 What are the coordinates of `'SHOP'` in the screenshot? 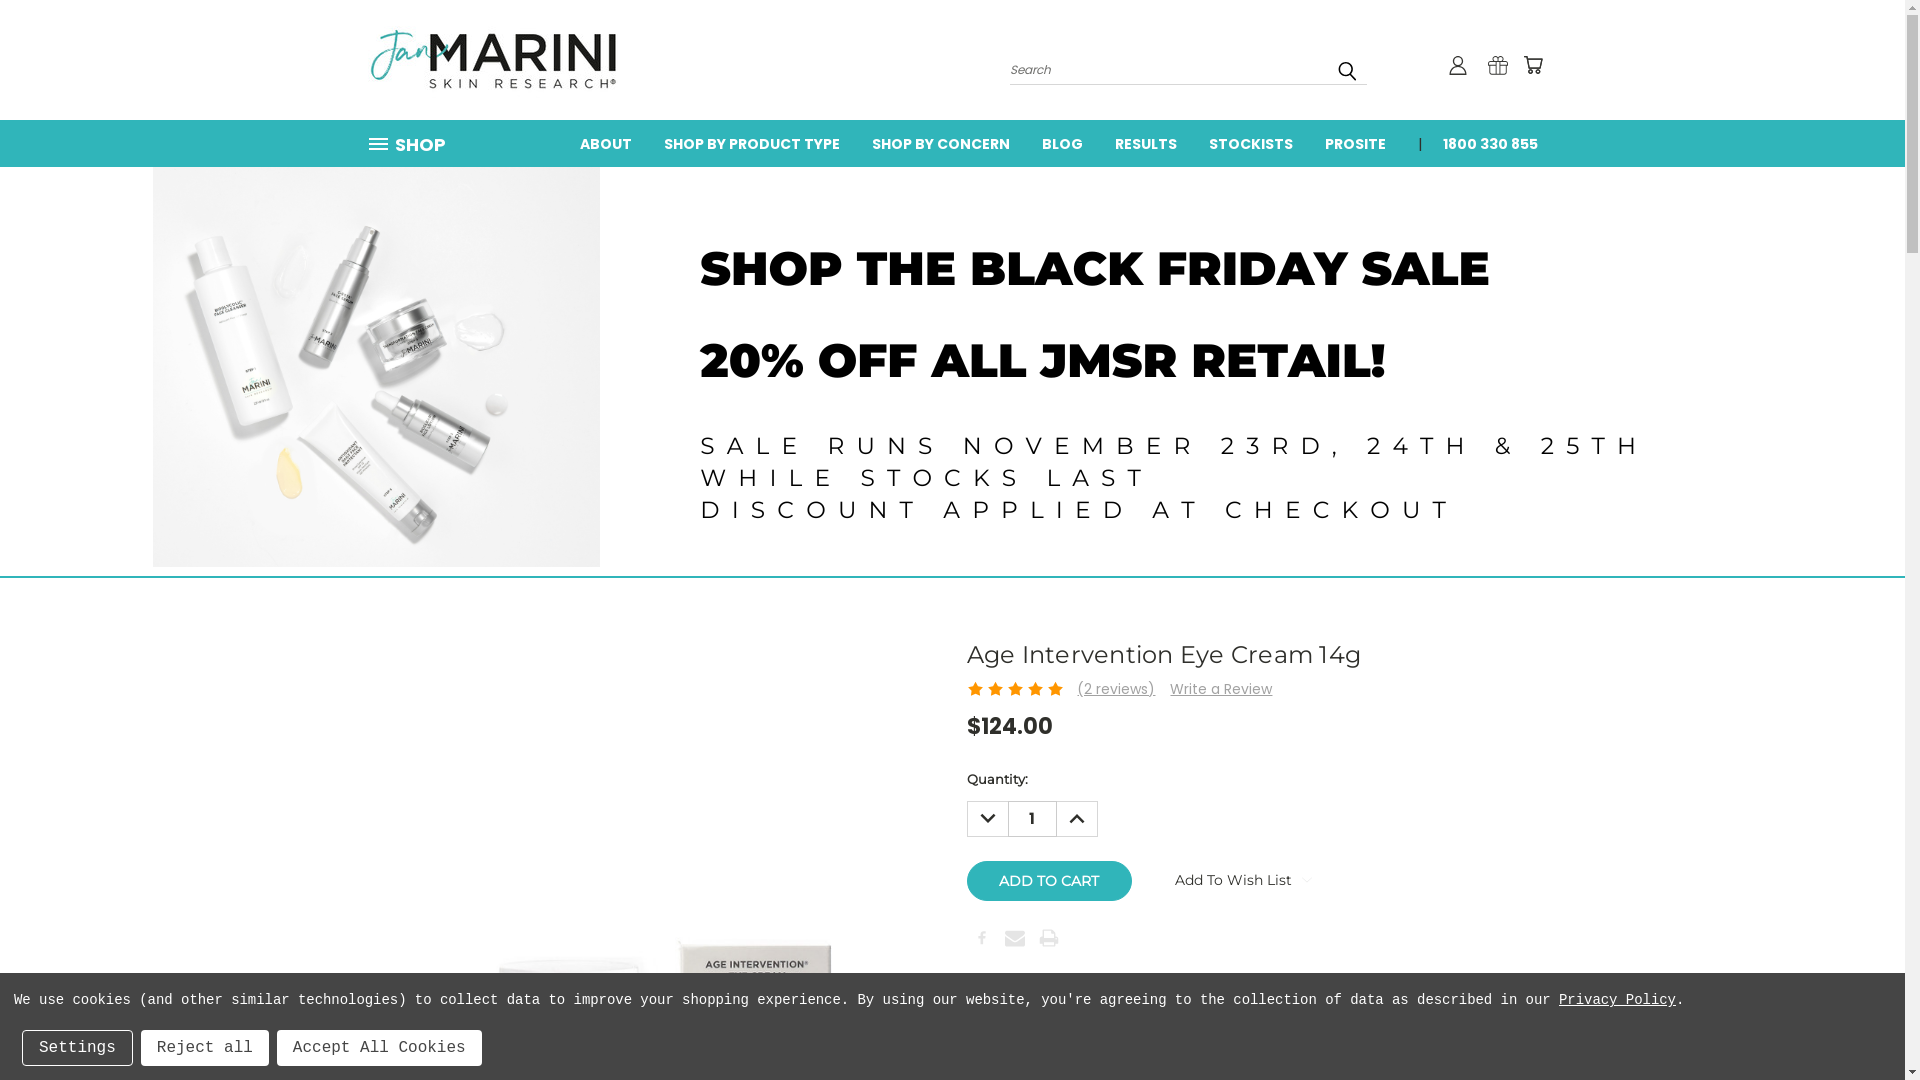 It's located at (413, 143).